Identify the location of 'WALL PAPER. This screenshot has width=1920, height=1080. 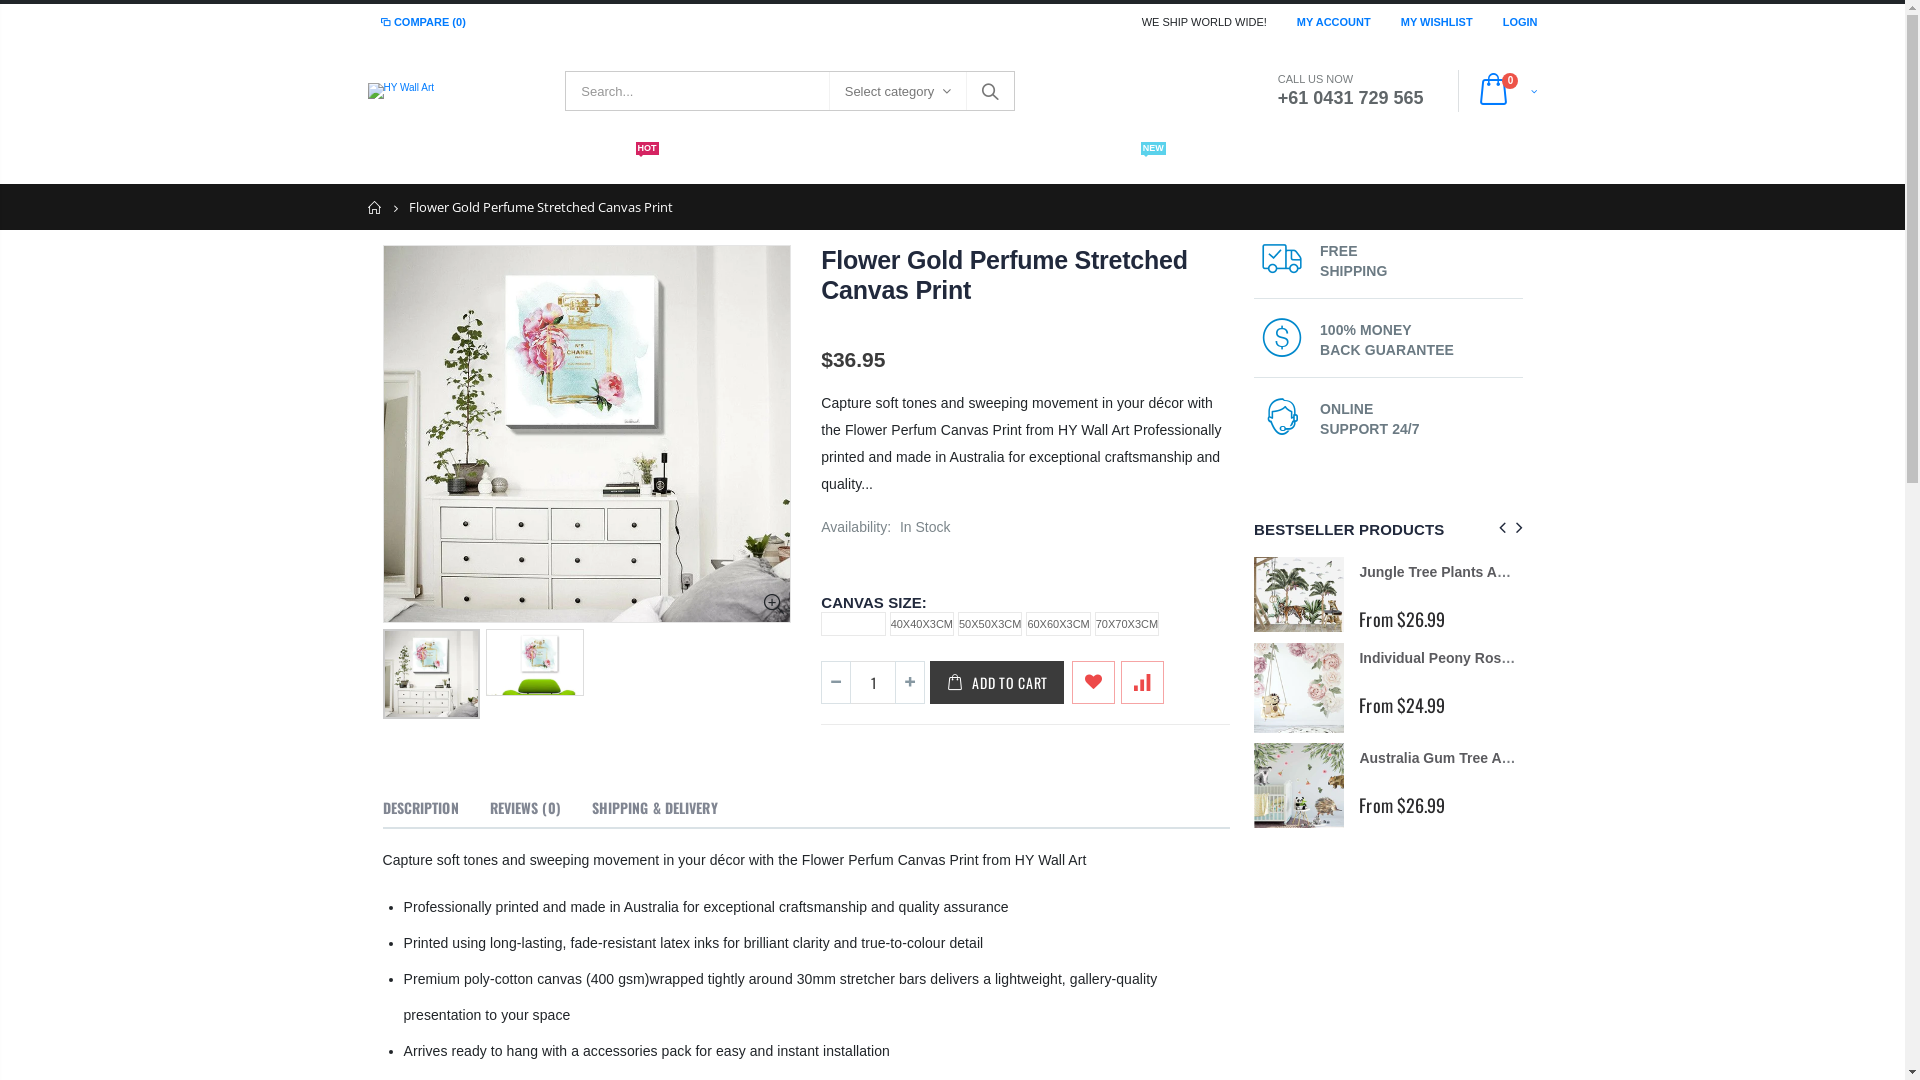
(608, 161).